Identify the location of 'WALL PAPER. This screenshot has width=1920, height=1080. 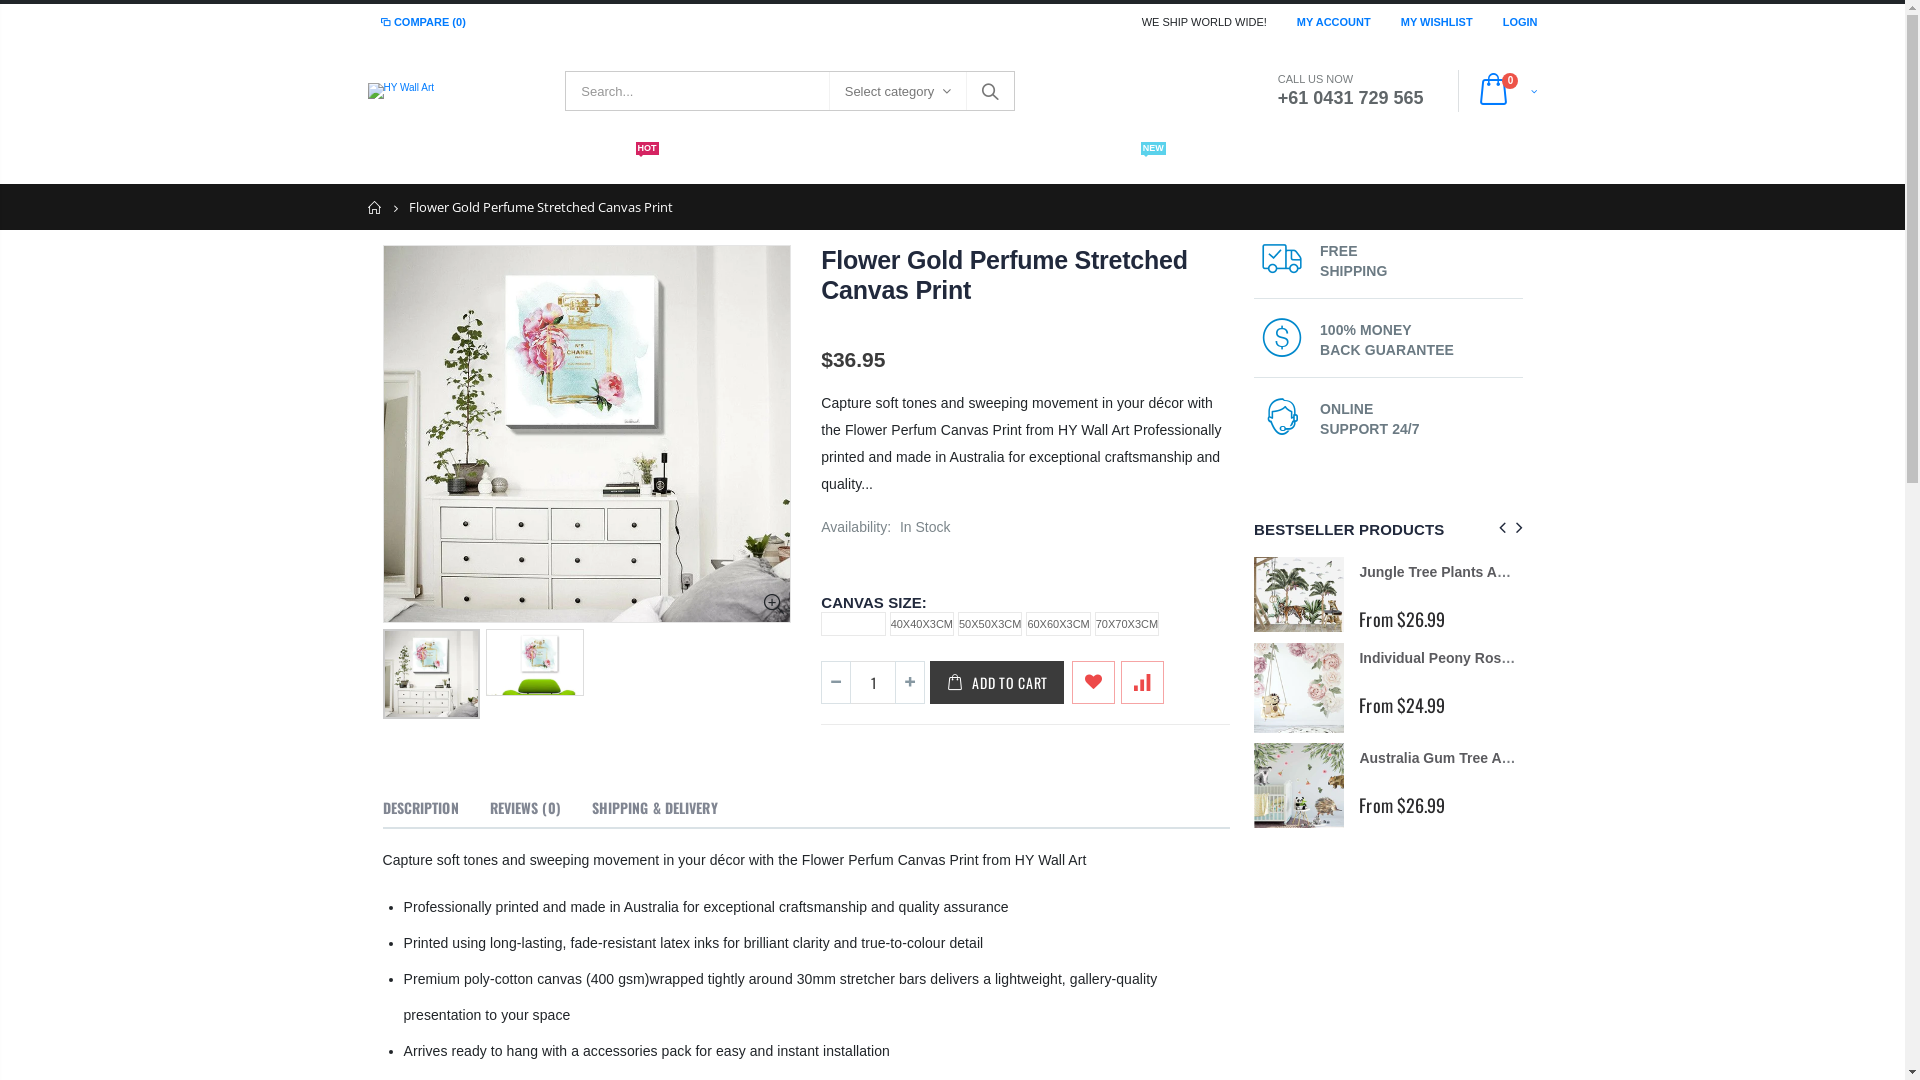
(608, 161).